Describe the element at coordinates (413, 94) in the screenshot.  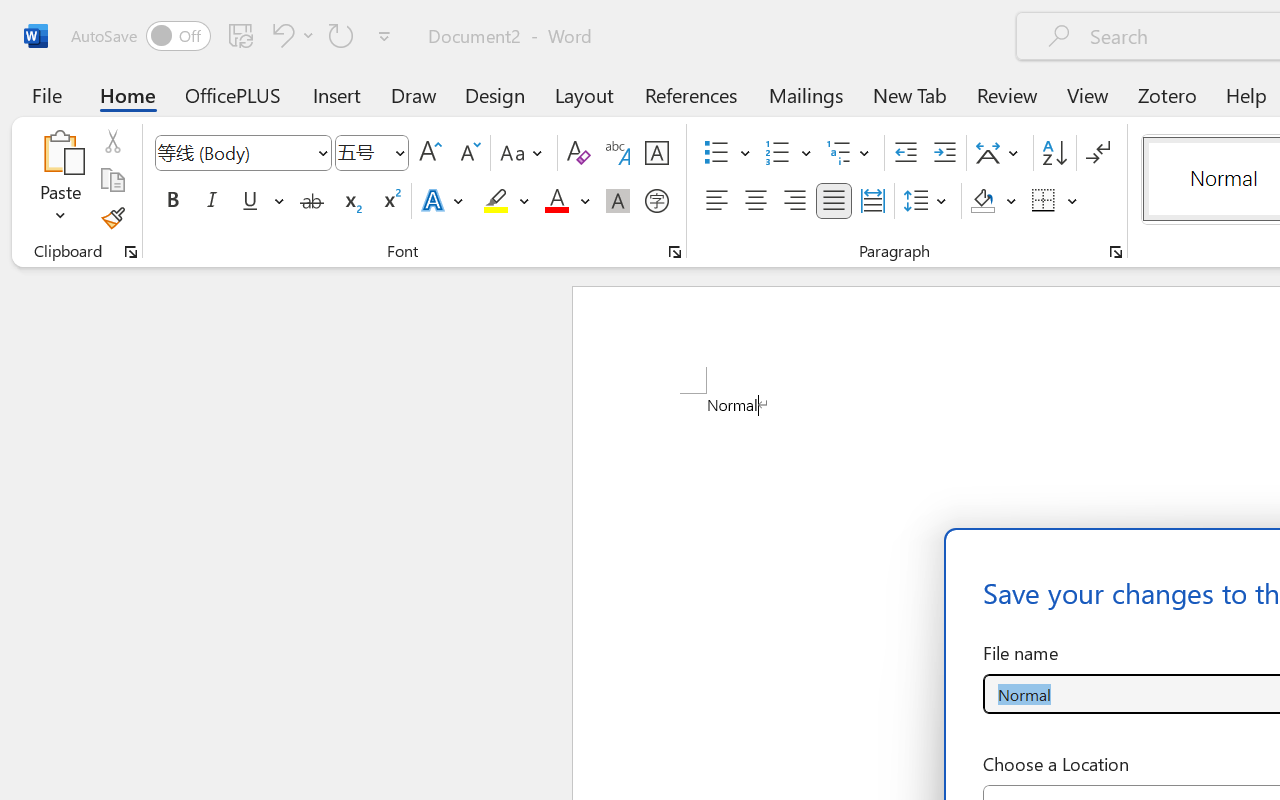
I see `'Draw'` at that location.